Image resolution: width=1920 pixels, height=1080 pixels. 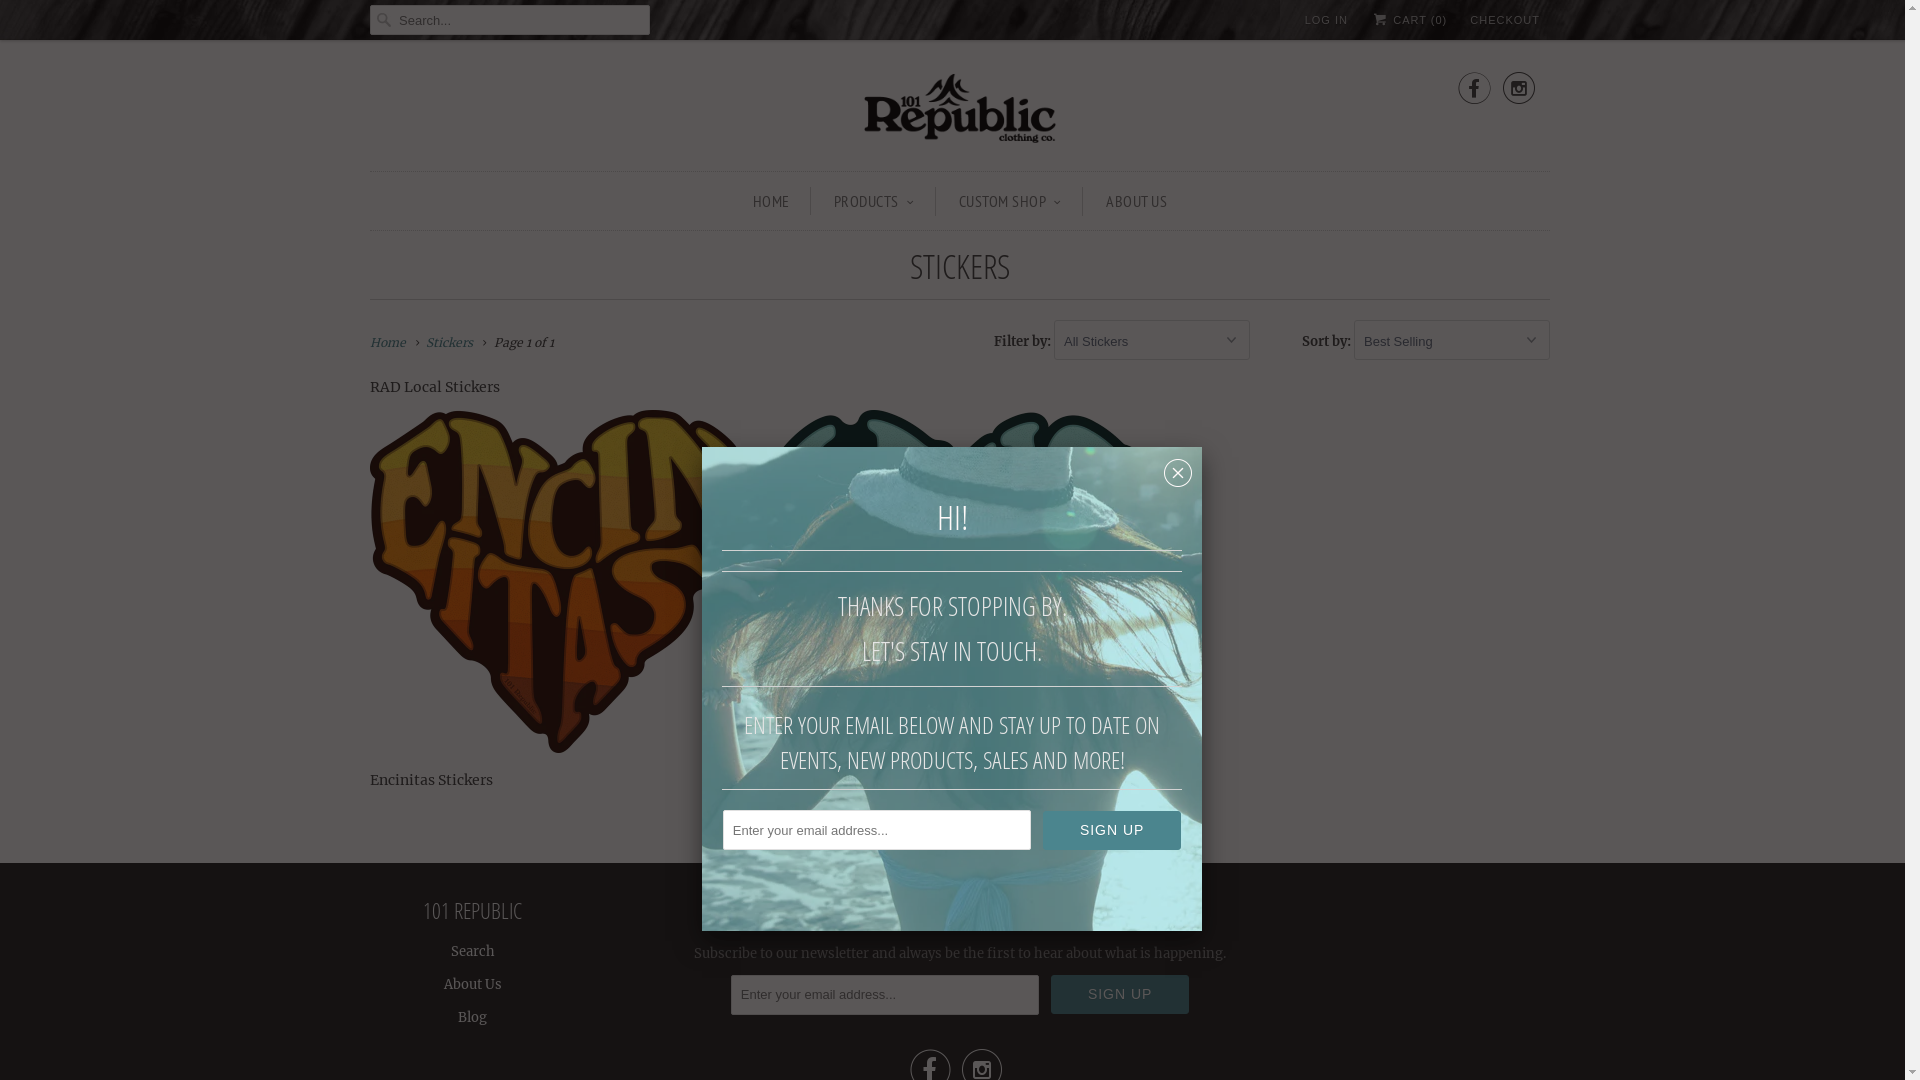 I want to click on '101 Republic', so click(x=859, y=110).